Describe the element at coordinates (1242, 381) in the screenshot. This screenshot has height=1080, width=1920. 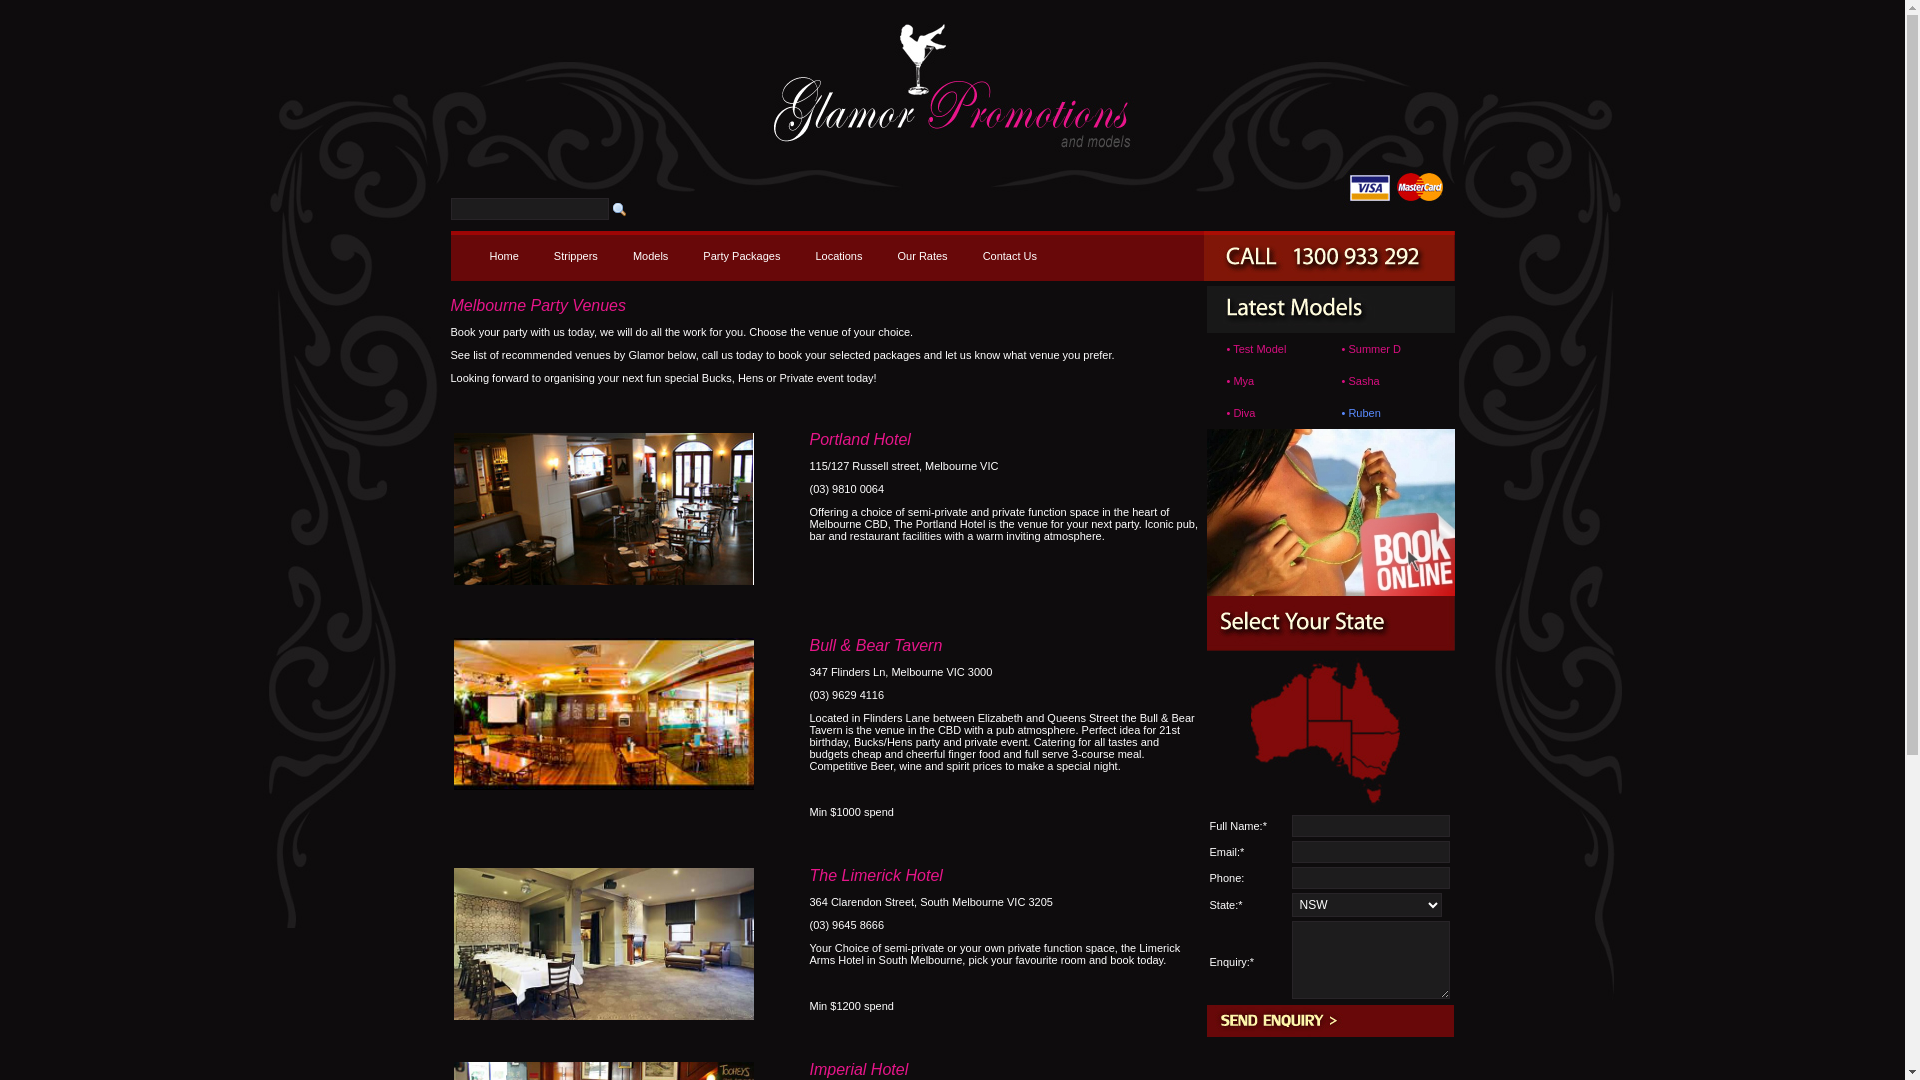
I see `'Mya'` at that location.